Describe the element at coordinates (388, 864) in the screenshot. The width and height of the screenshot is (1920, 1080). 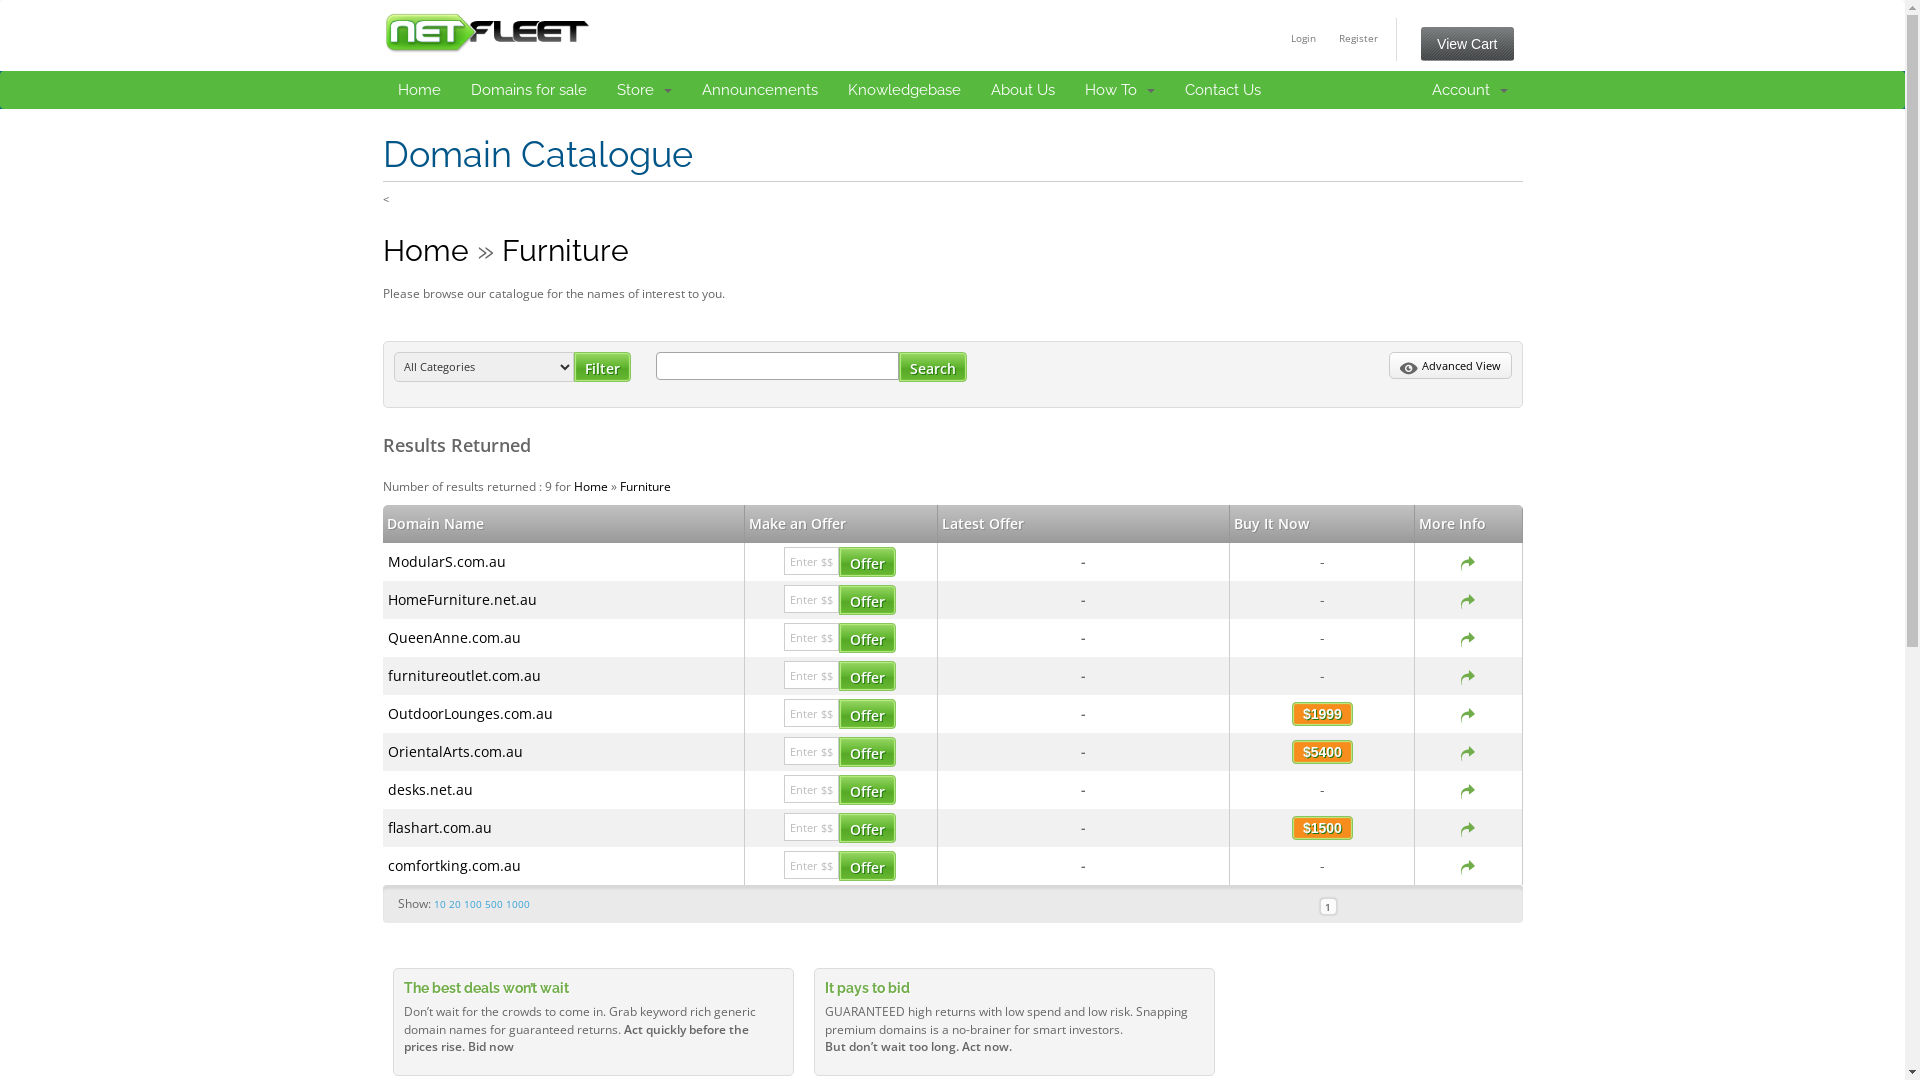
I see `'comfortking.com.au'` at that location.